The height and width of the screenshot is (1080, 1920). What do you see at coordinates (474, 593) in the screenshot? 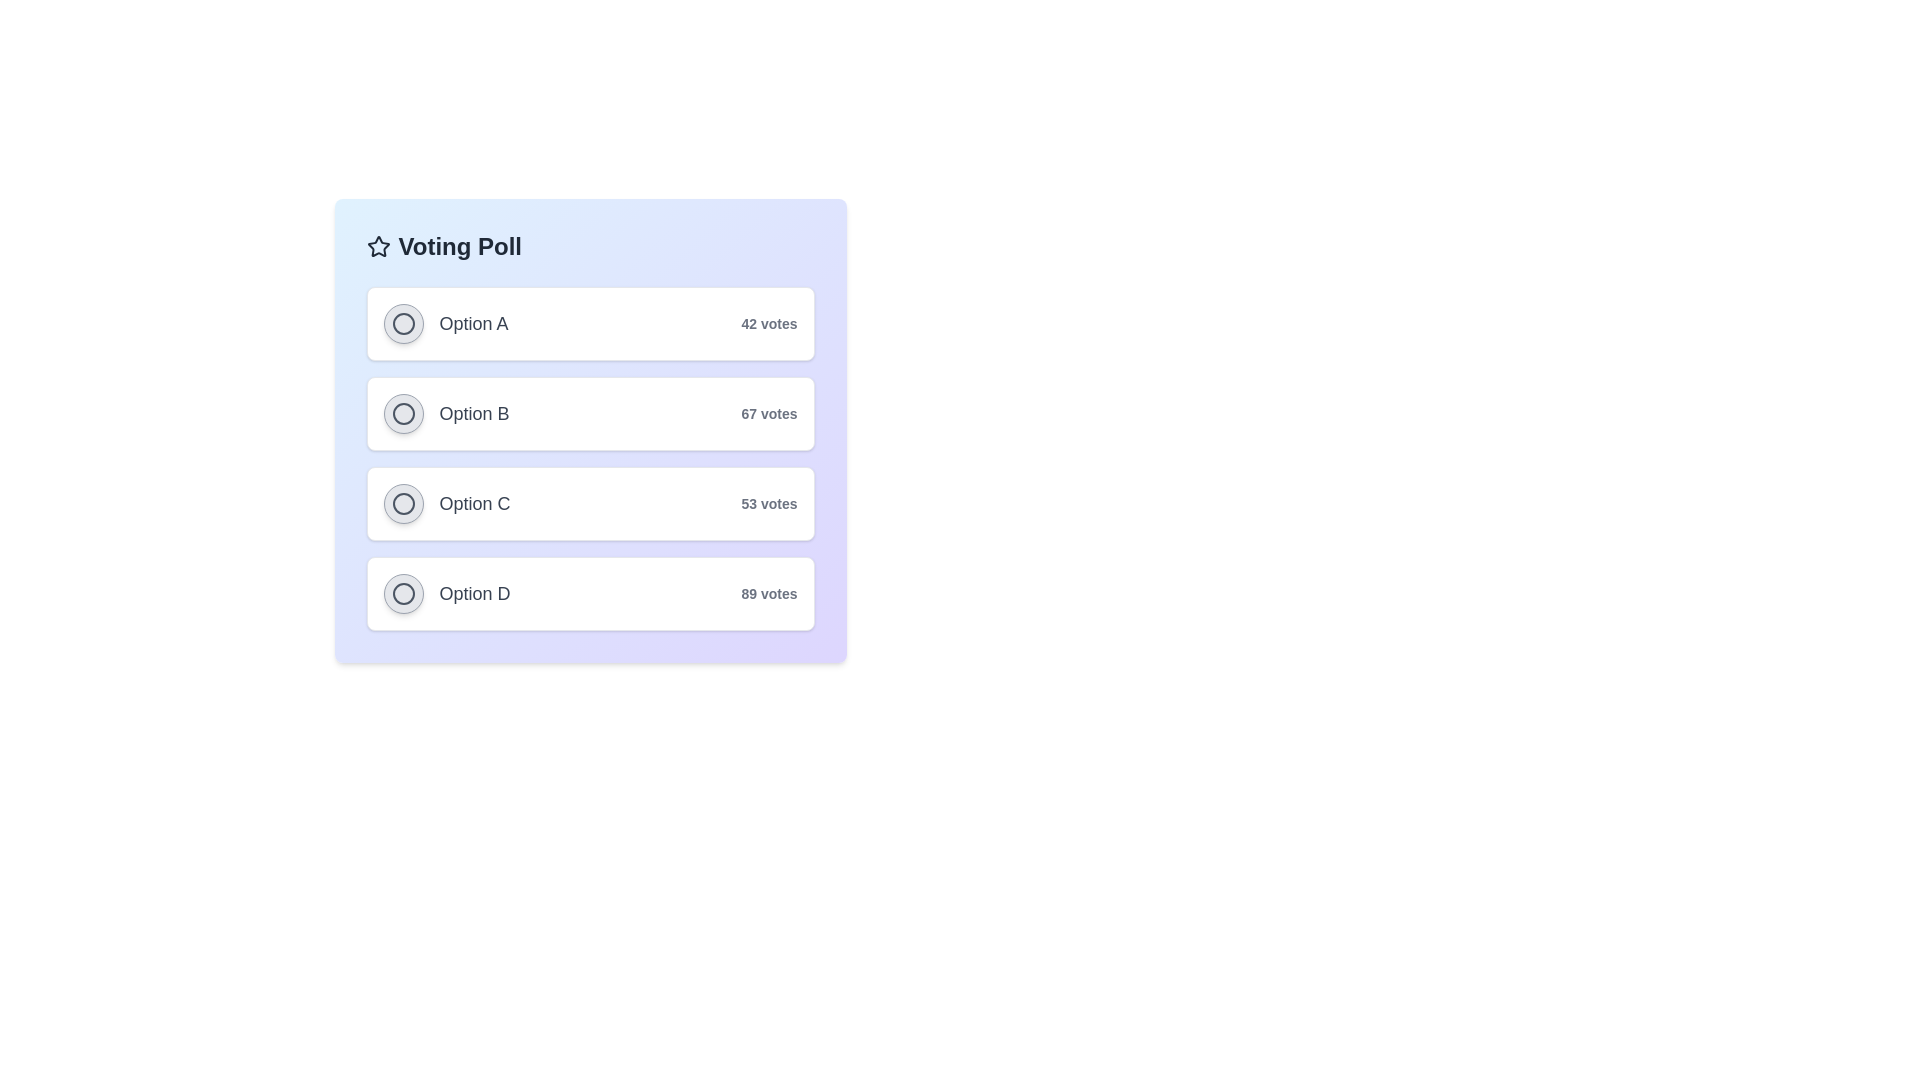
I see `the text label for the fourth option in the 'Voting Poll', which is positioned to the right of an empty circle indicating a selection option` at bounding box center [474, 593].